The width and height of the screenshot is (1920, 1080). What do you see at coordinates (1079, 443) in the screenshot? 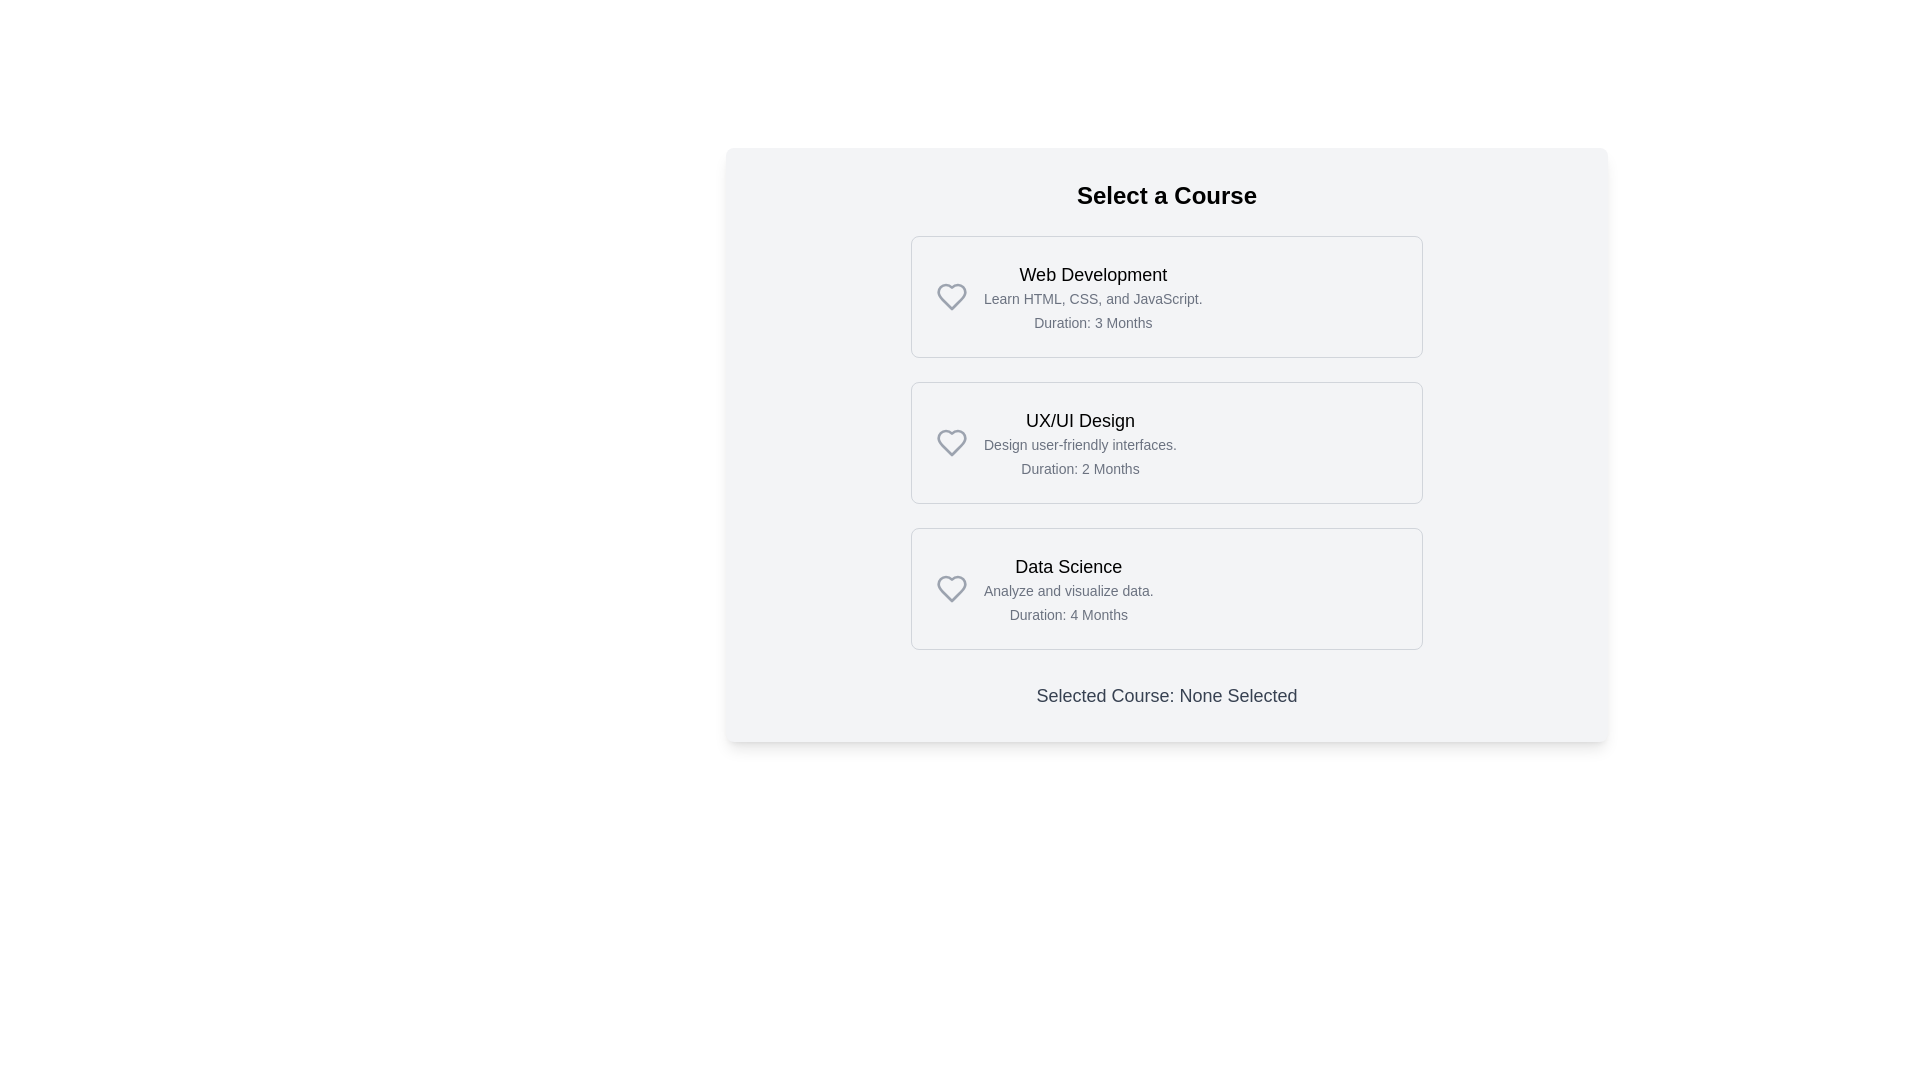
I see `the Text Label that provides a brief description of the 'UX/UI Design' course, located in the second card of the 'Select a Course' section, positioned below the 'UX/UI Design' header` at bounding box center [1079, 443].